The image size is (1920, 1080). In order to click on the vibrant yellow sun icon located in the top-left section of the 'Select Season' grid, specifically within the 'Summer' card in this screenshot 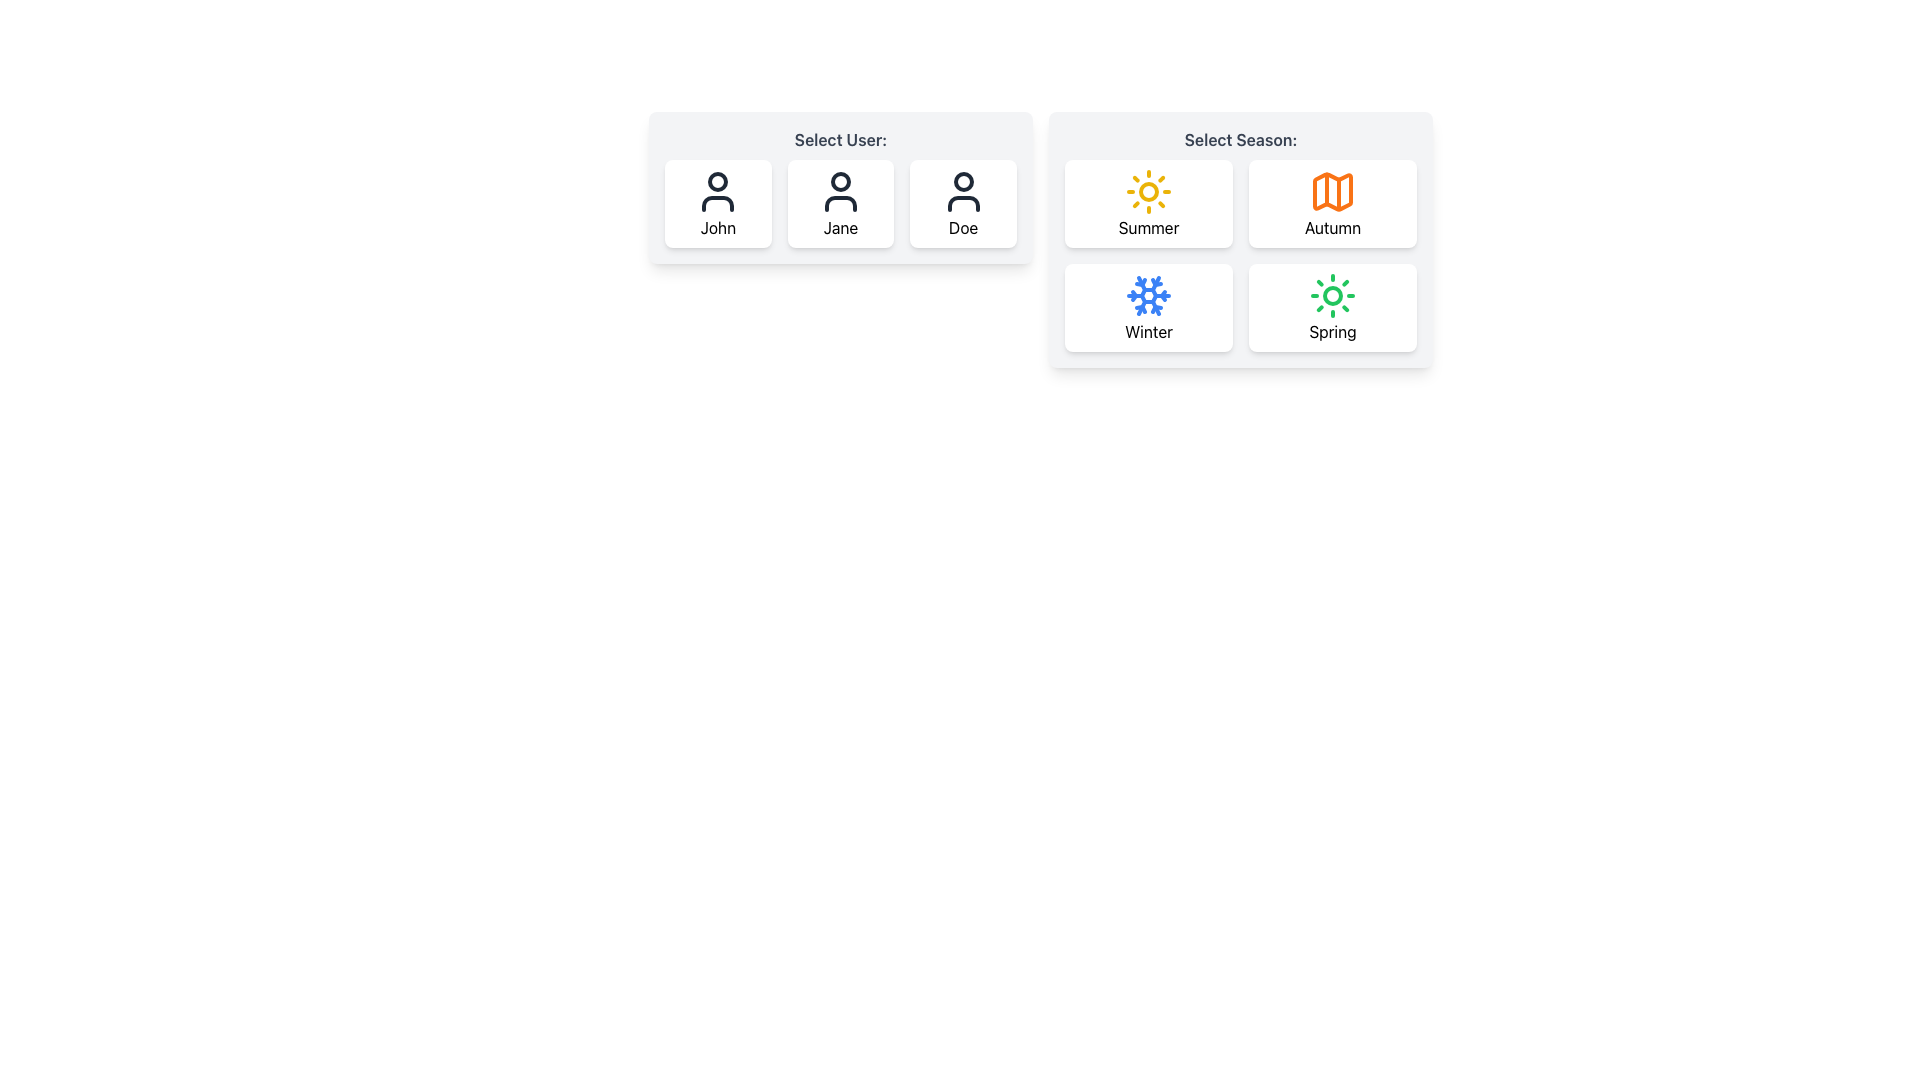, I will do `click(1148, 192)`.